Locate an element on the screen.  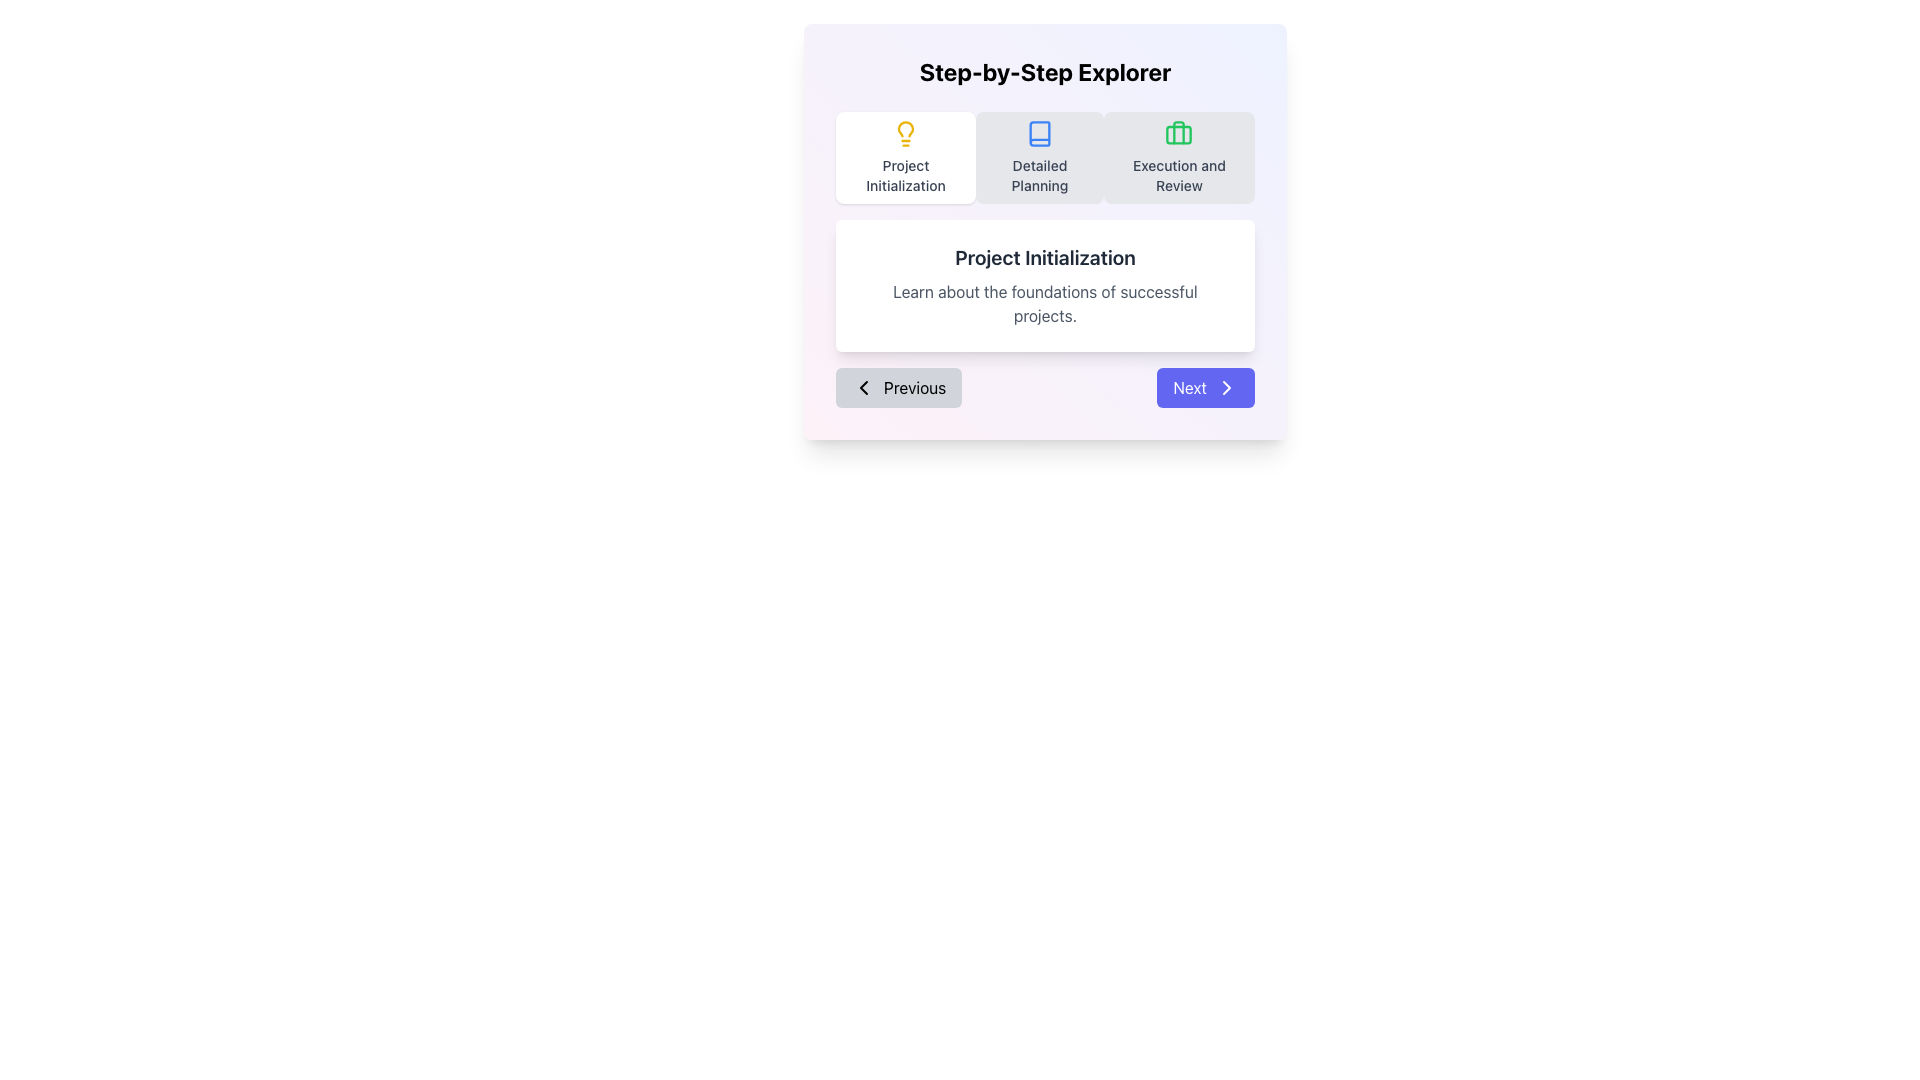
the blue book icon located within the second button of the segmented control labeled 'Detailed Planning' is located at coordinates (1040, 134).